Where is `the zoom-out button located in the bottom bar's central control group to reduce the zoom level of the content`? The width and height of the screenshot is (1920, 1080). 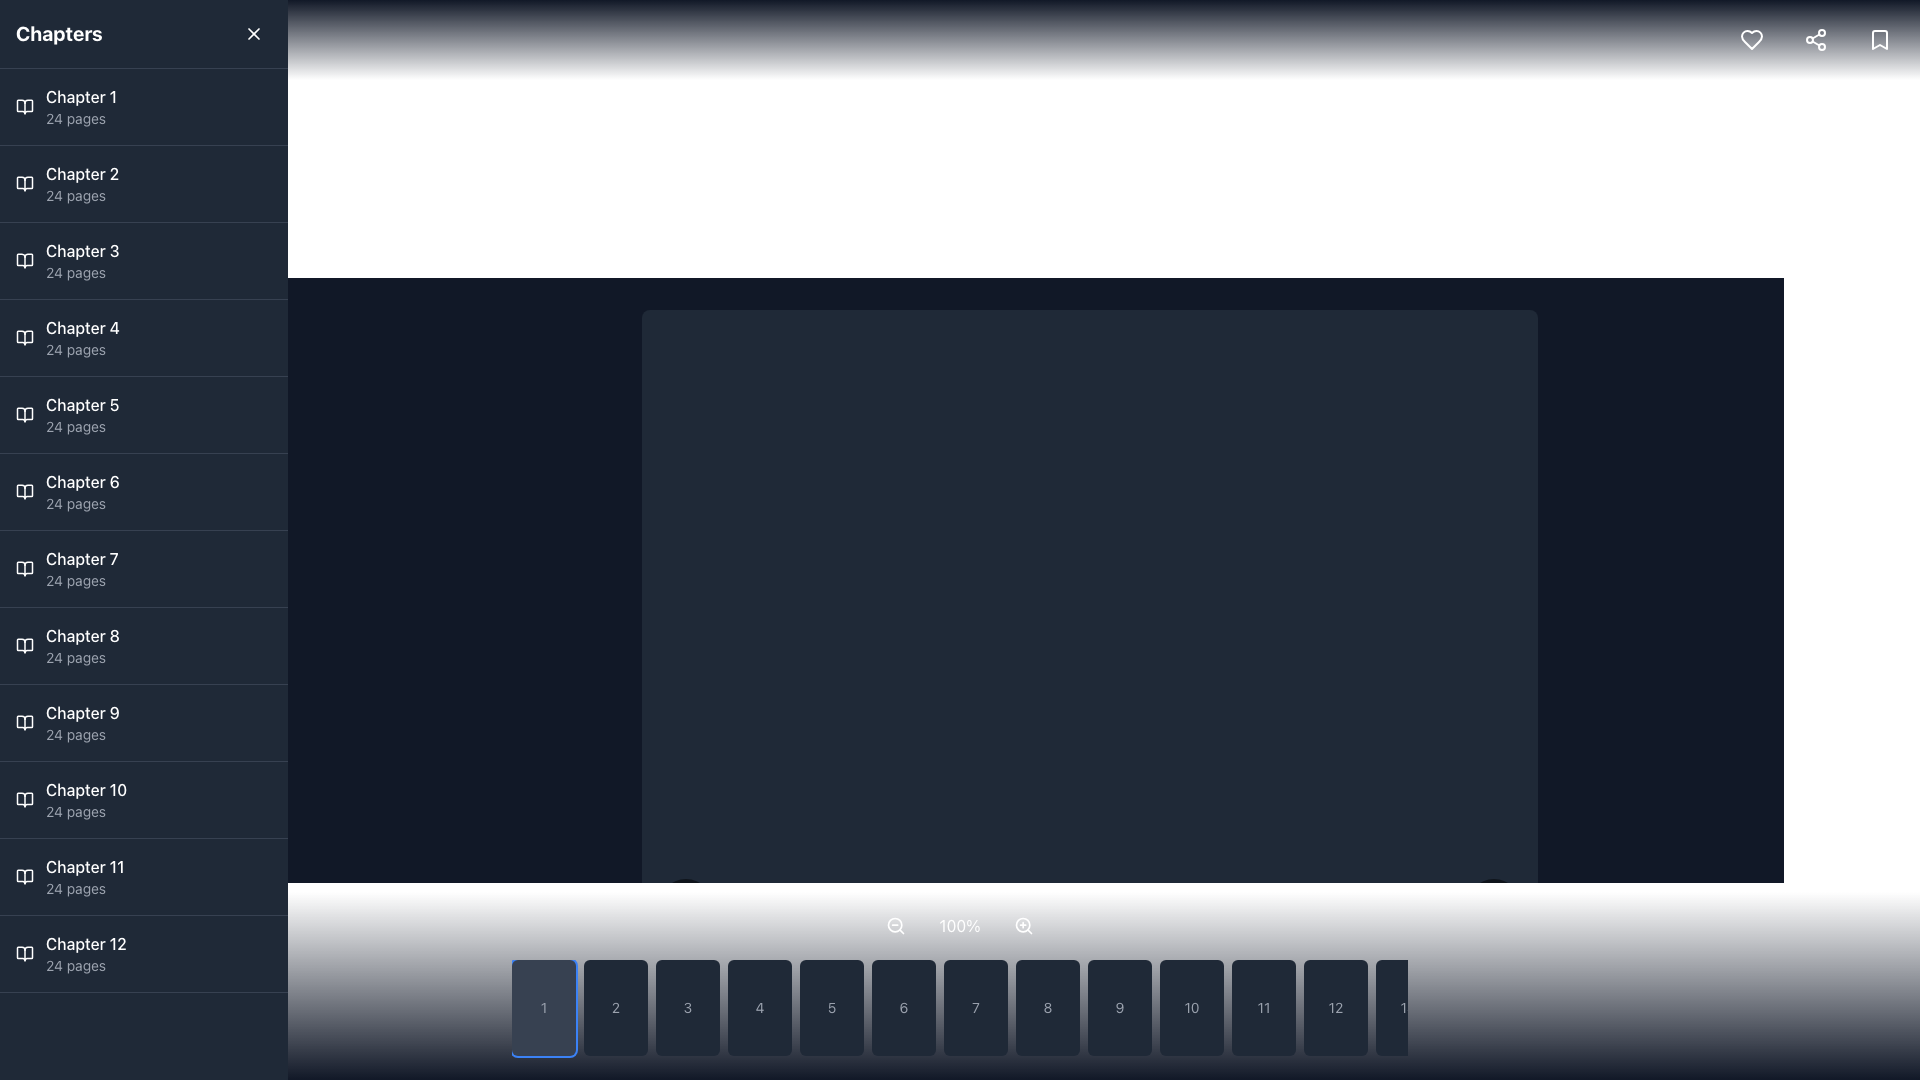 the zoom-out button located in the bottom bar's central control group to reduce the zoom level of the content is located at coordinates (895, 925).